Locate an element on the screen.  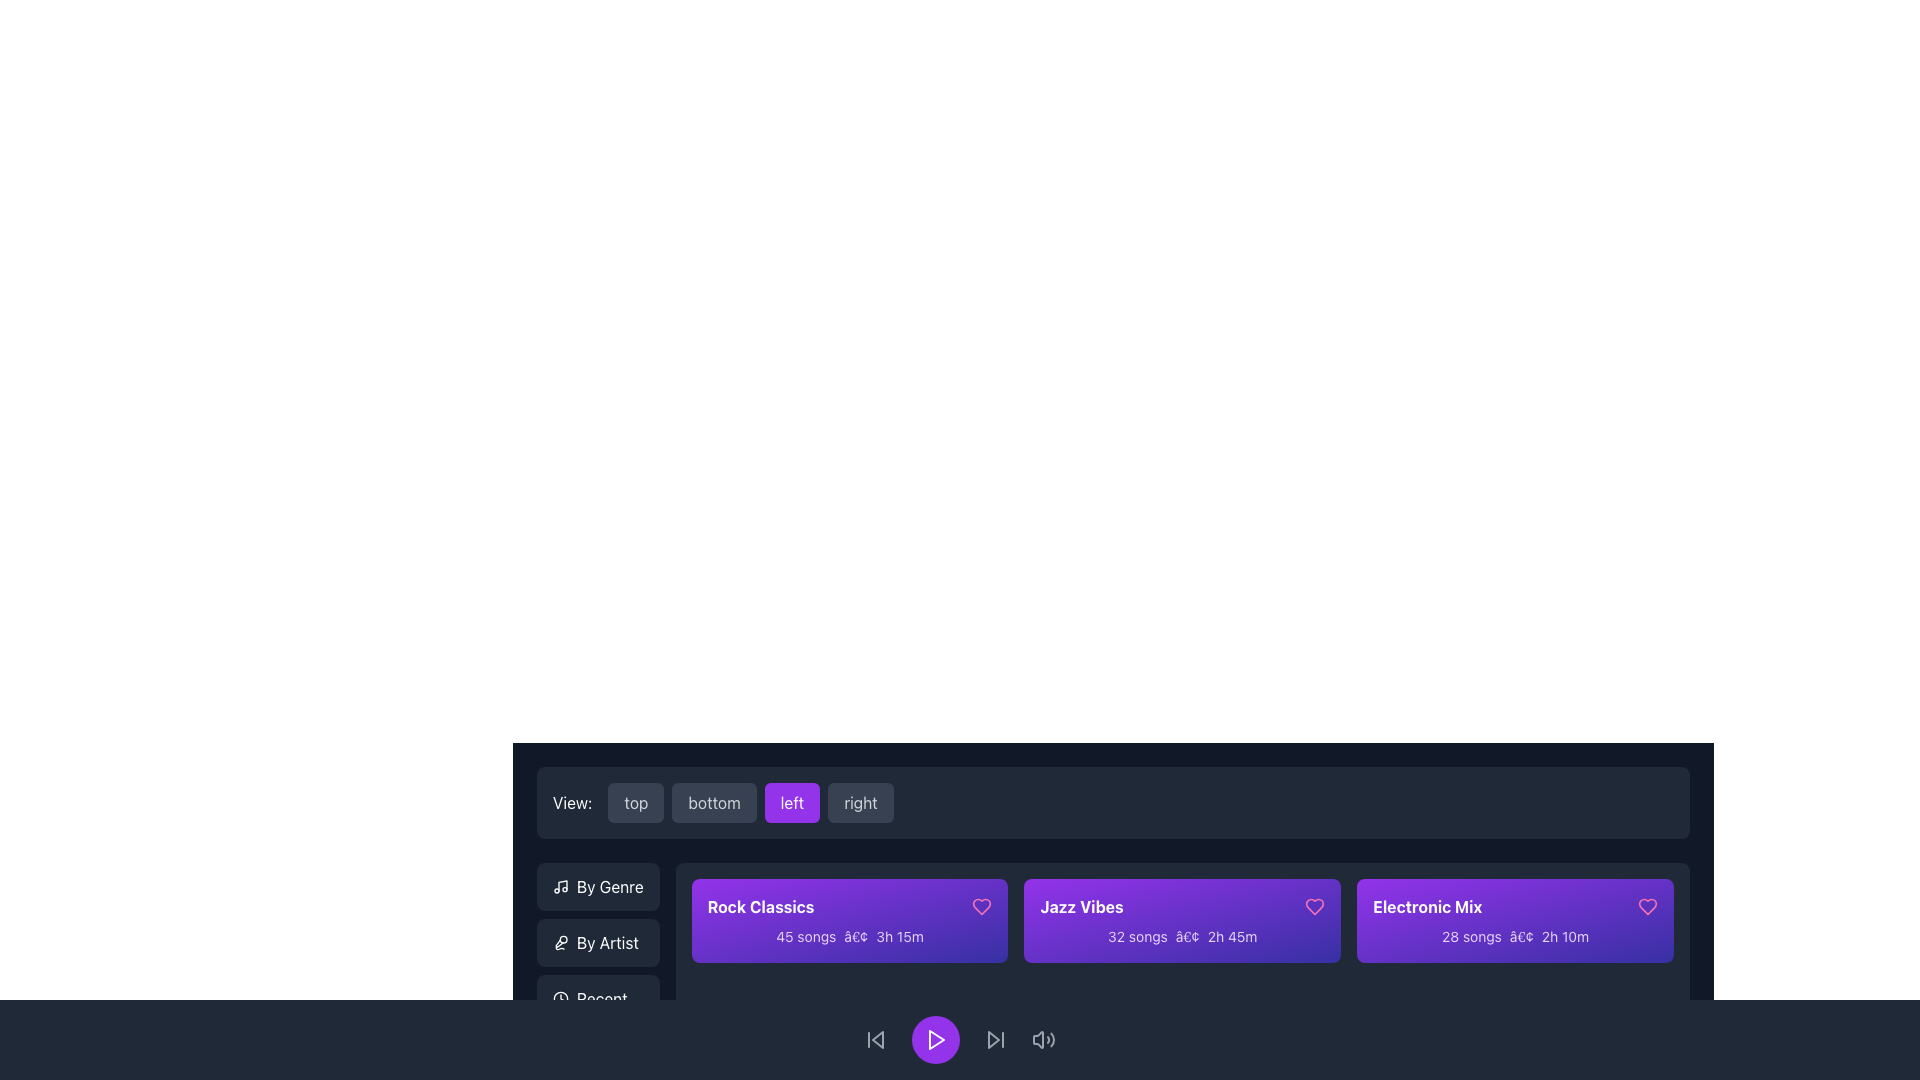
the last button in the vertical list on the left side of the interface, located under the 'By Artist' button and above the 'Rock Classics' section is located at coordinates (597, 999).